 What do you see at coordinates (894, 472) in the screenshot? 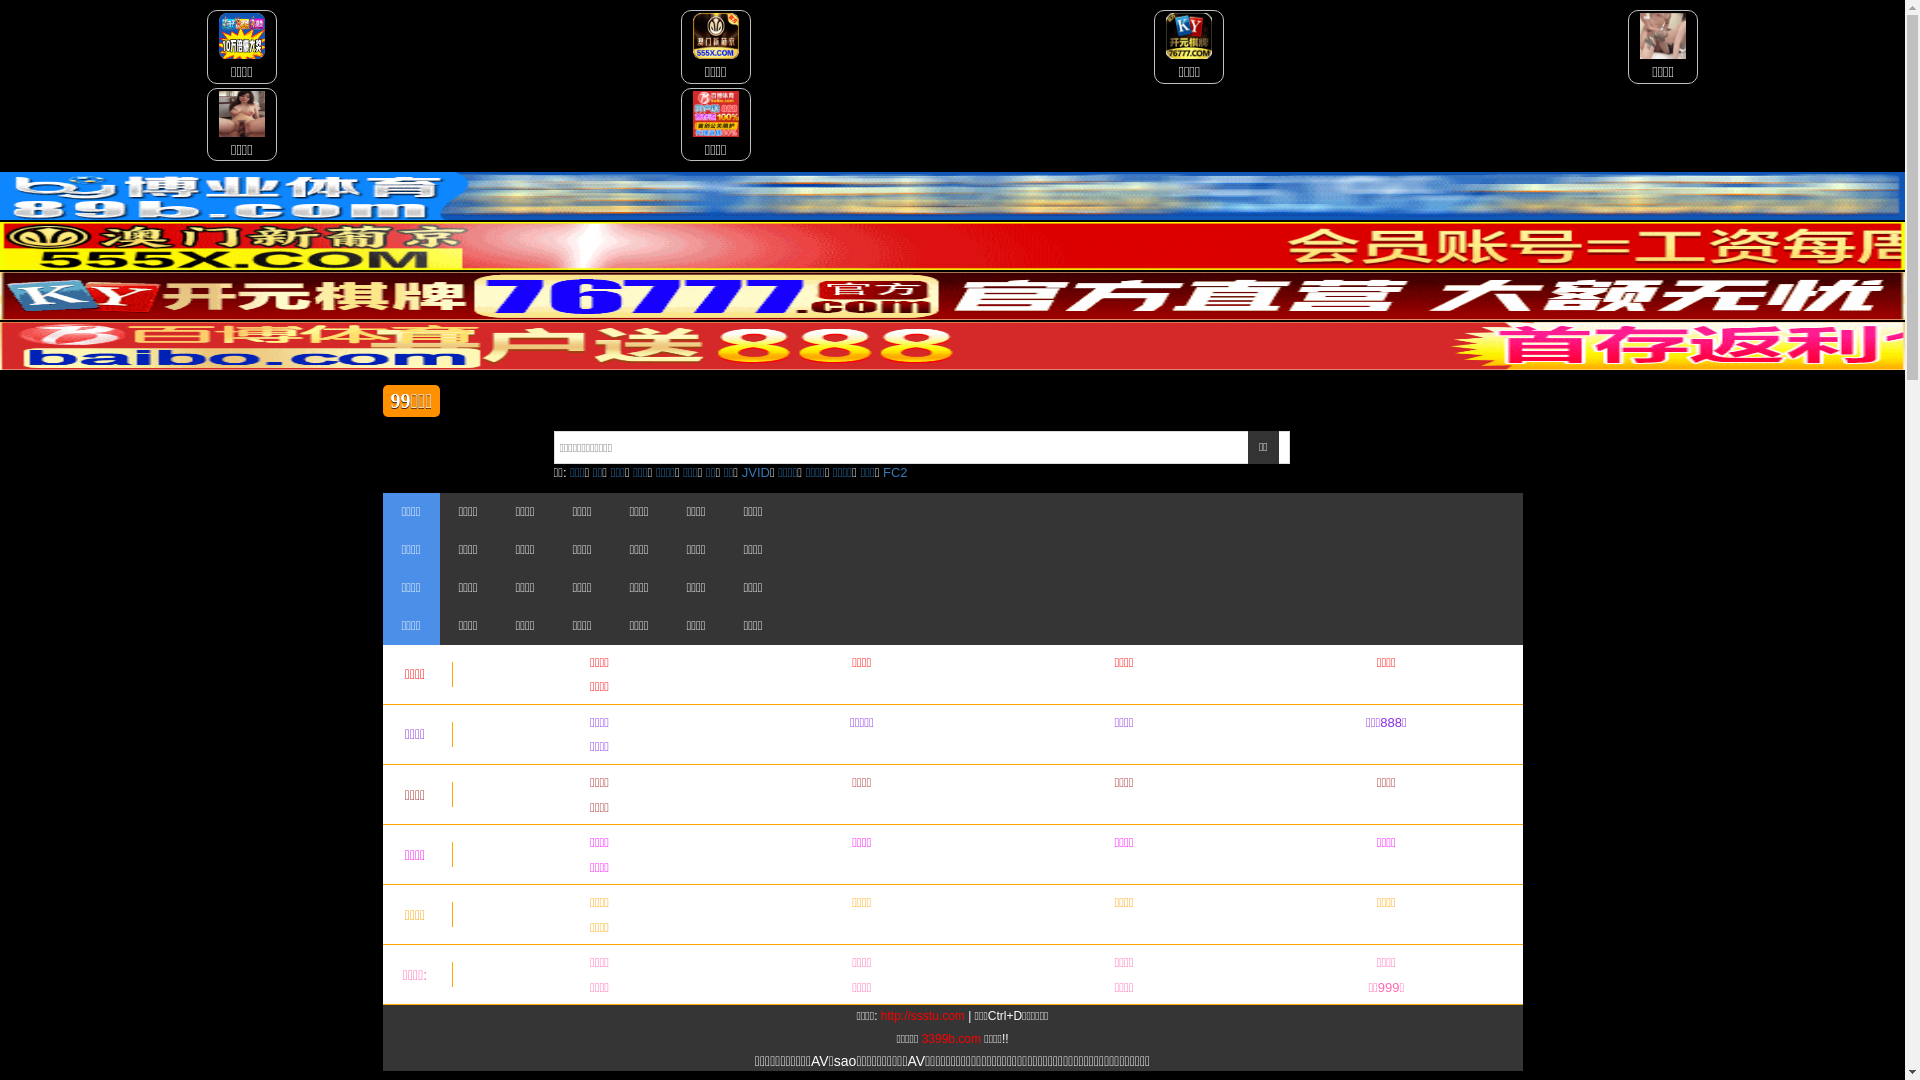
I see `'FC2'` at bounding box center [894, 472].